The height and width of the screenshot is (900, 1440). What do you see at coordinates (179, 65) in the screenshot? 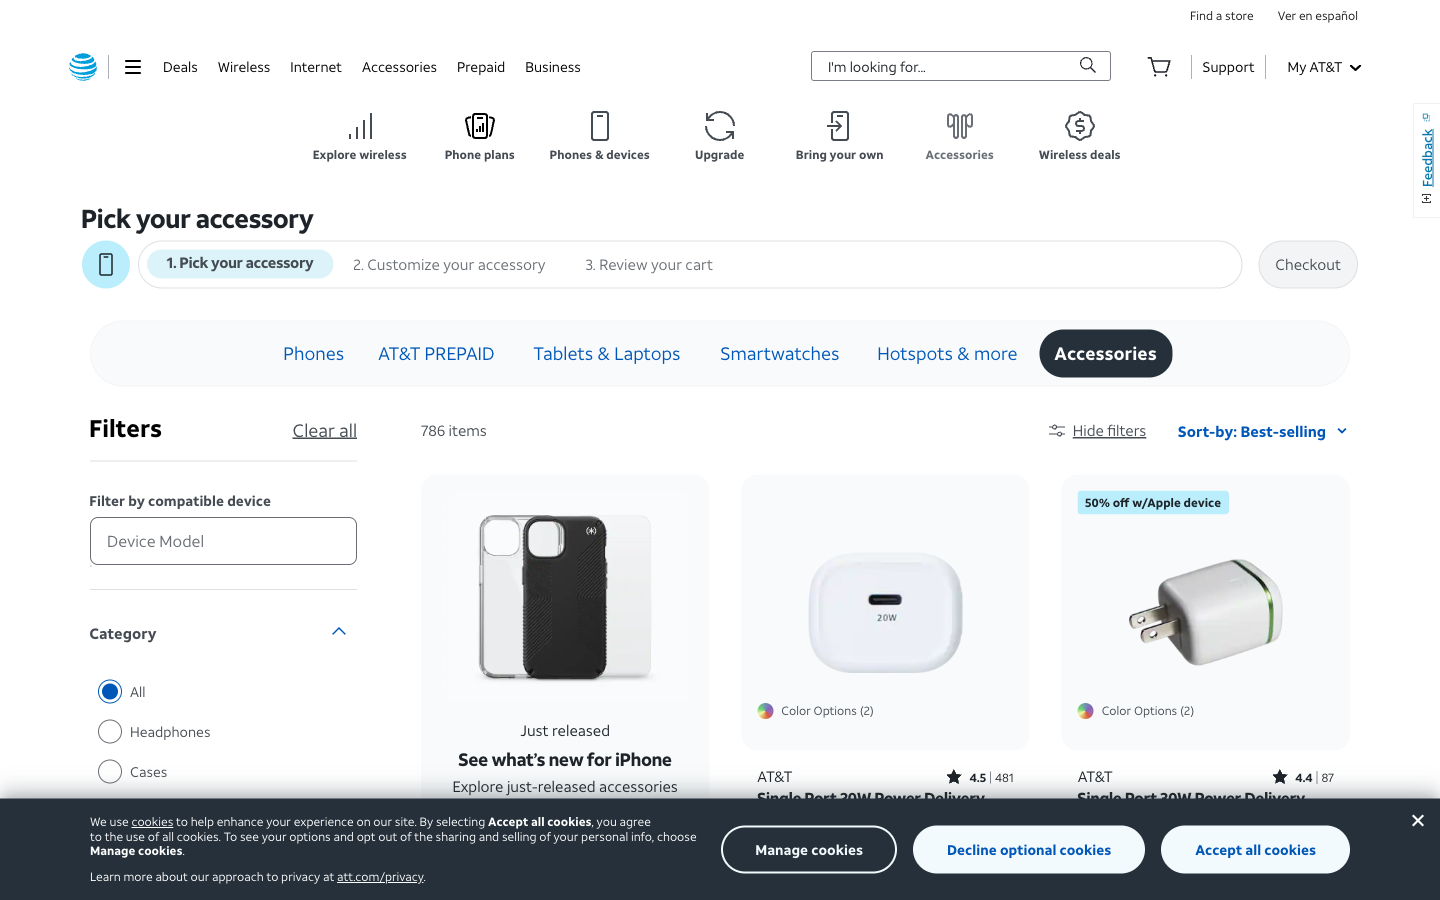
I see `all categories in the deals section` at bounding box center [179, 65].